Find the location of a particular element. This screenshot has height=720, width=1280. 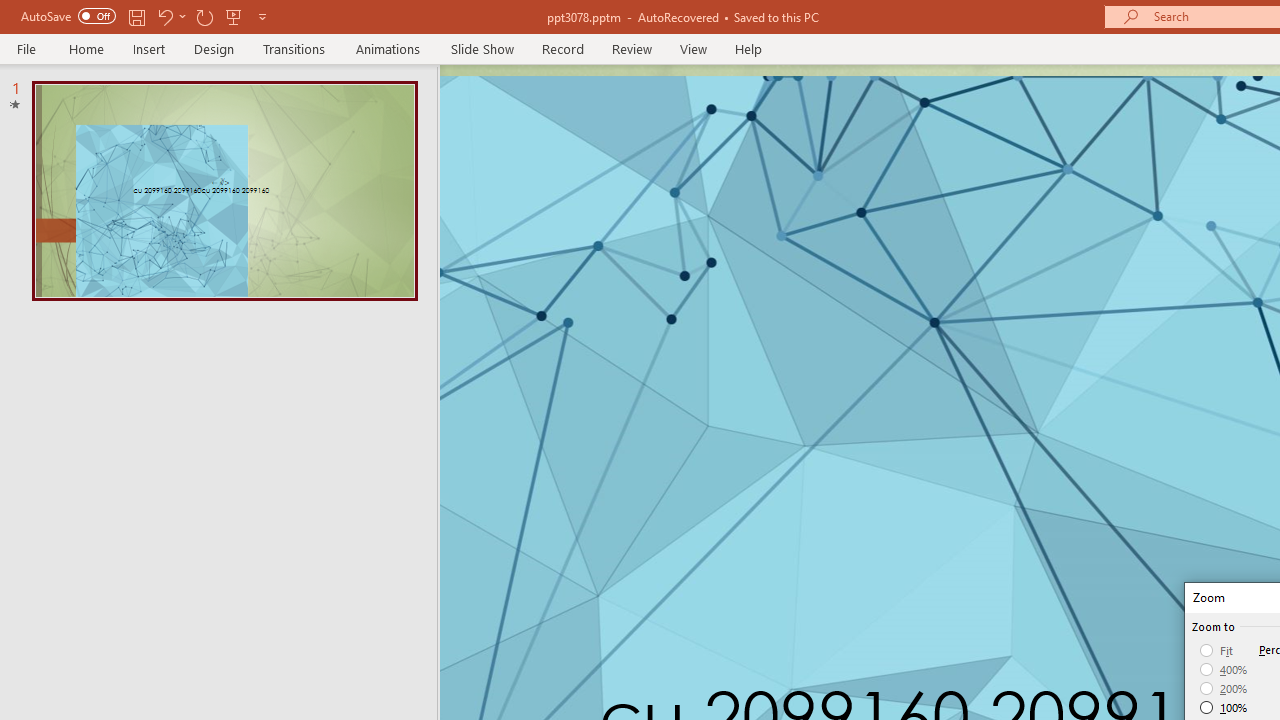

'400%' is located at coordinates (1223, 669).